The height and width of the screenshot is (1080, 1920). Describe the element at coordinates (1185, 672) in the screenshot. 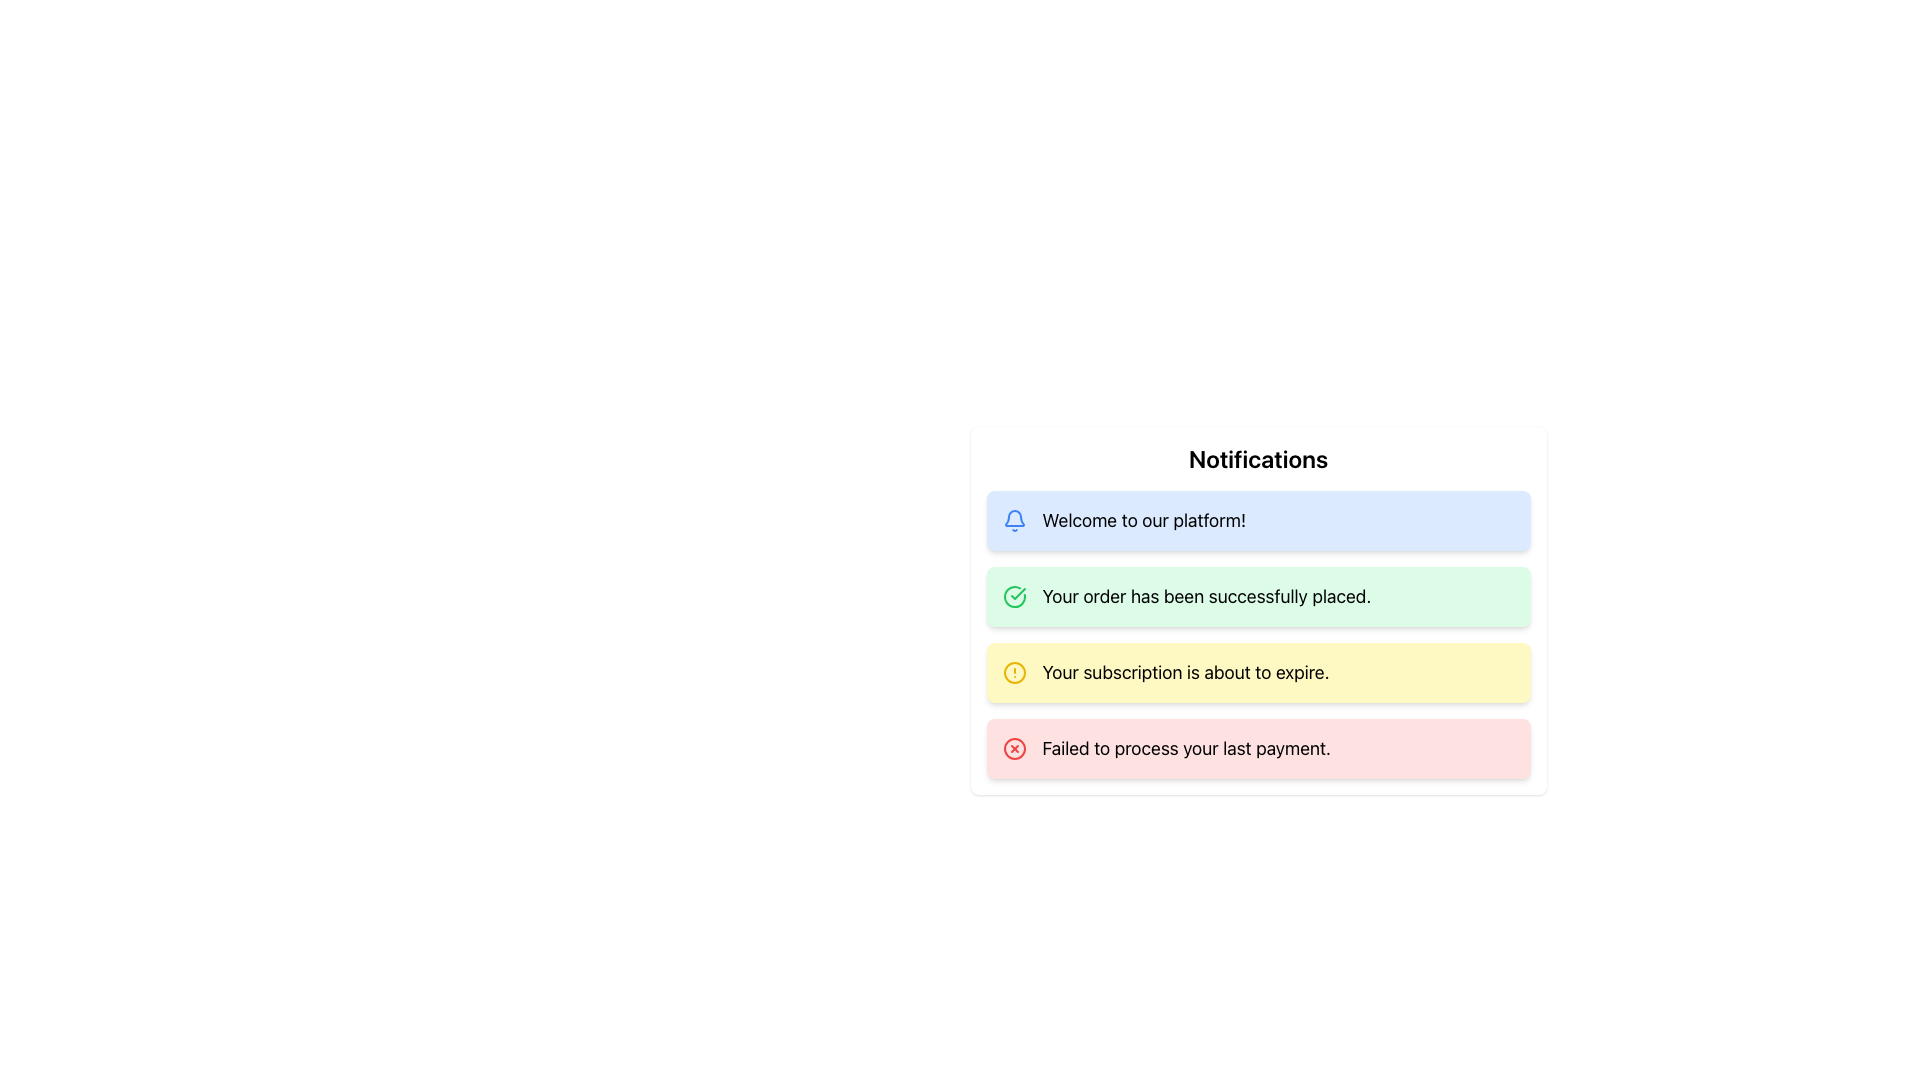

I see `the static text displaying the subscription status alert inside the third notification box with a yellow background, located to the right of the alert icon` at that location.